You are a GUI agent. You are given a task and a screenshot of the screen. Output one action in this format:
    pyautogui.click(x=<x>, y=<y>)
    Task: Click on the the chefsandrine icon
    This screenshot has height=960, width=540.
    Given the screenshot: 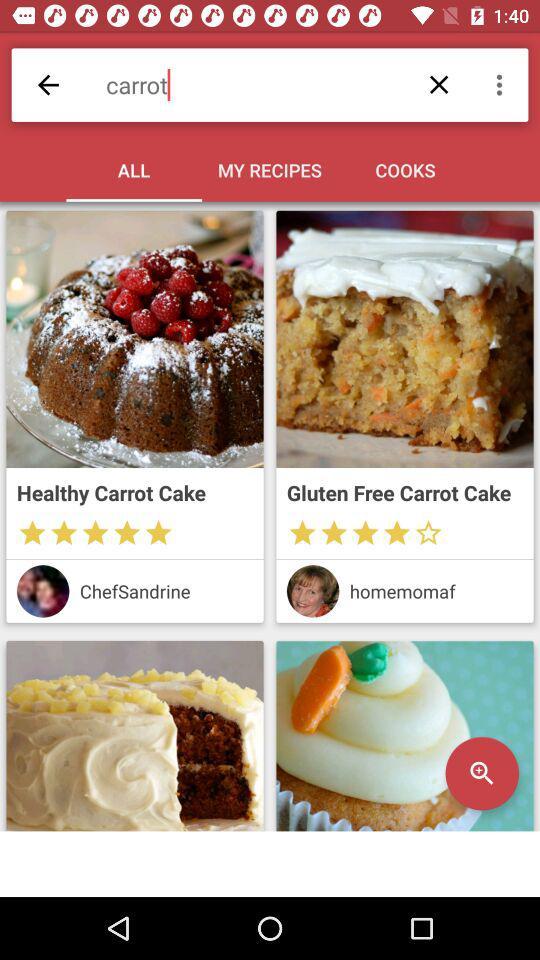 What is the action you would take?
    pyautogui.click(x=165, y=591)
    